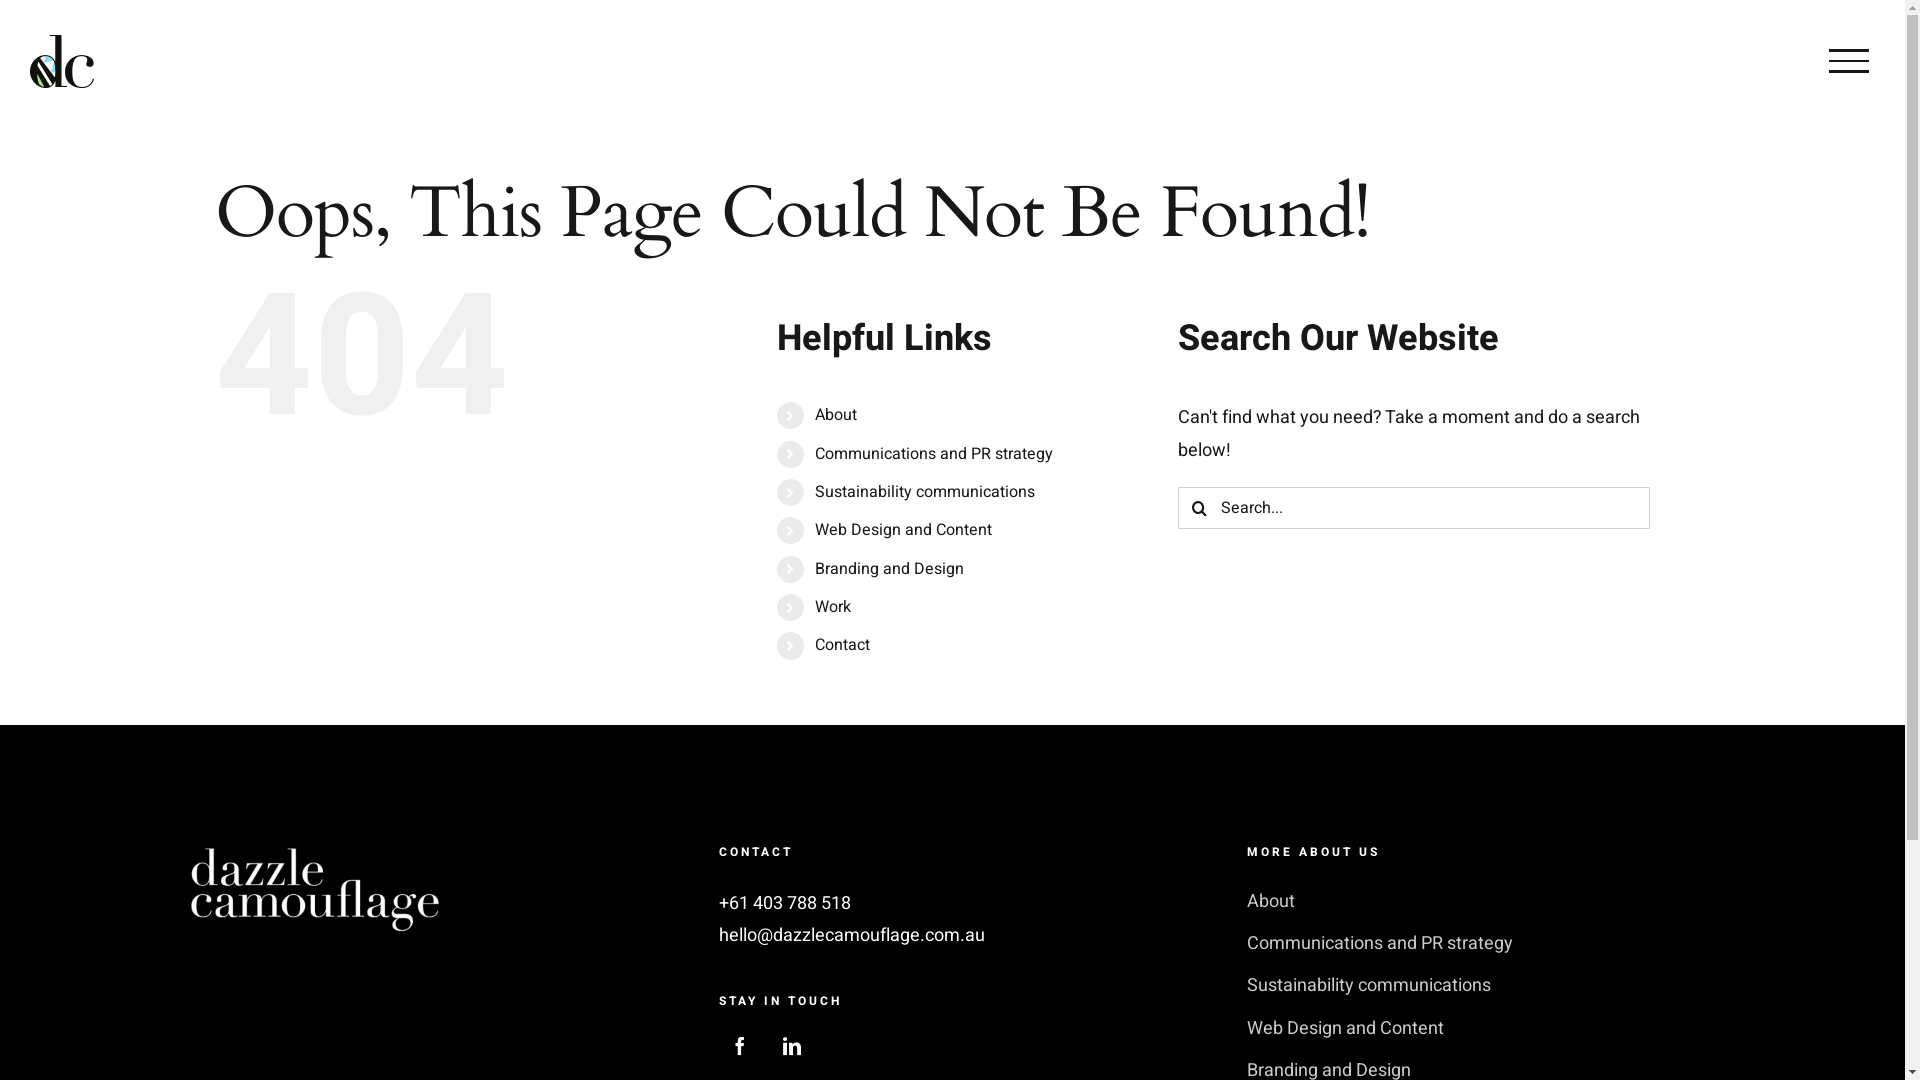  What do you see at coordinates (719, 903) in the screenshot?
I see `'+61 403 788 518'` at bounding box center [719, 903].